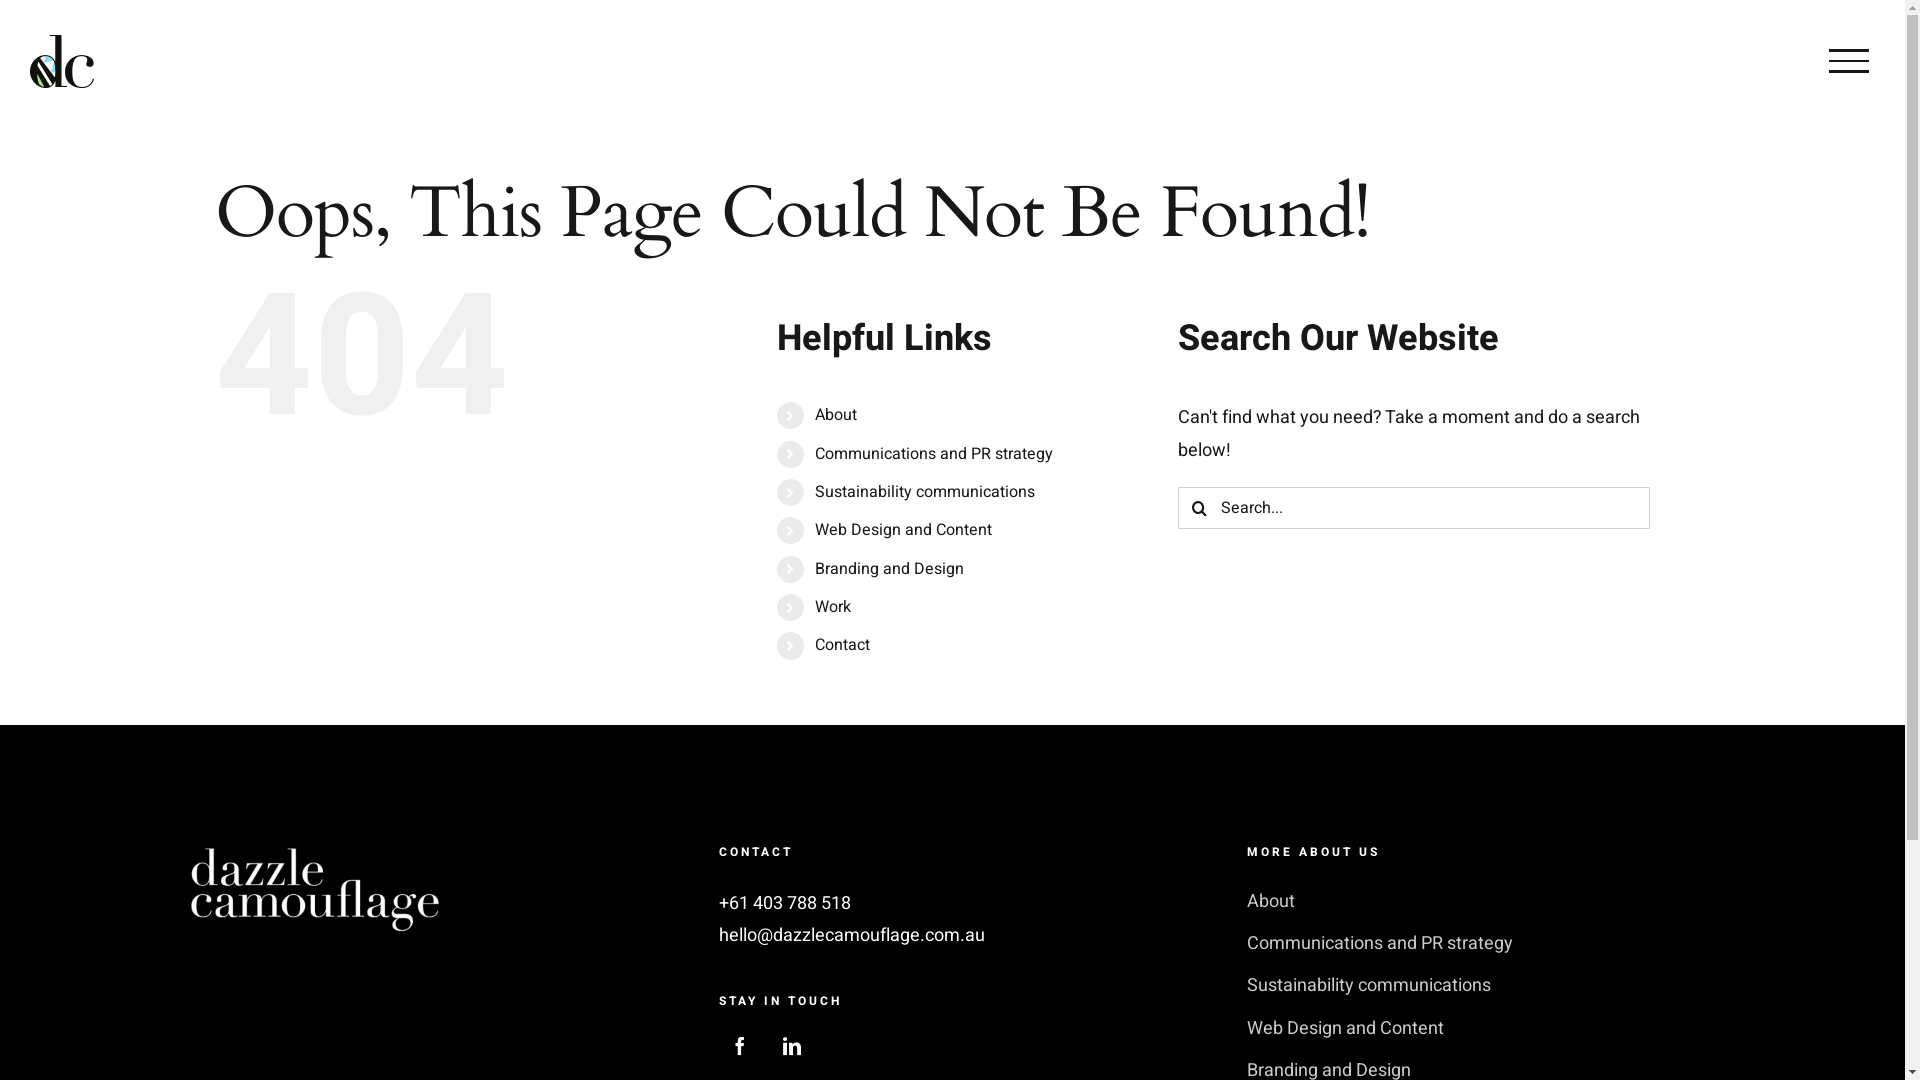  What do you see at coordinates (719, 903) in the screenshot?
I see `'+61 403 788 518'` at bounding box center [719, 903].